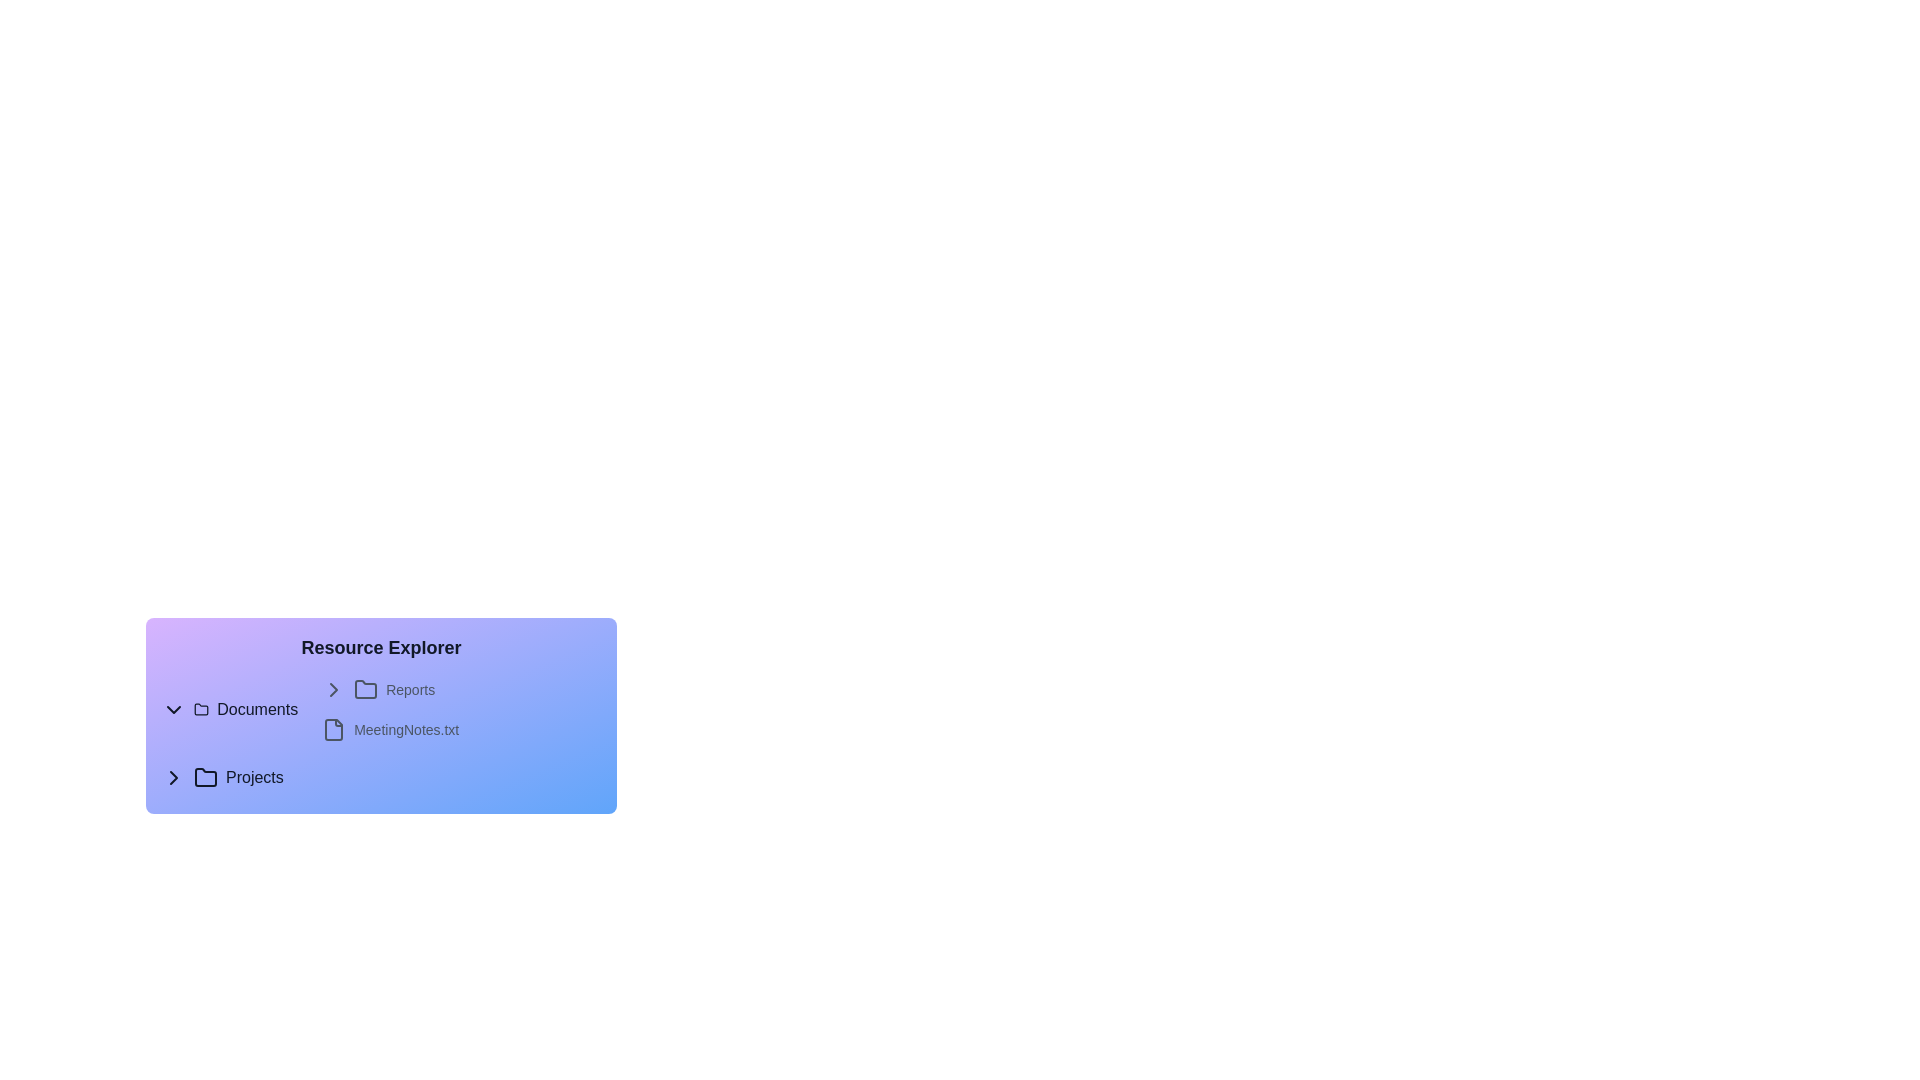 This screenshot has width=1920, height=1080. What do you see at coordinates (206, 777) in the screenshot?
I see `the small folder icon next to the text label 'Projects' by moving the cursor to its center point` at bounding box center [206, 777].